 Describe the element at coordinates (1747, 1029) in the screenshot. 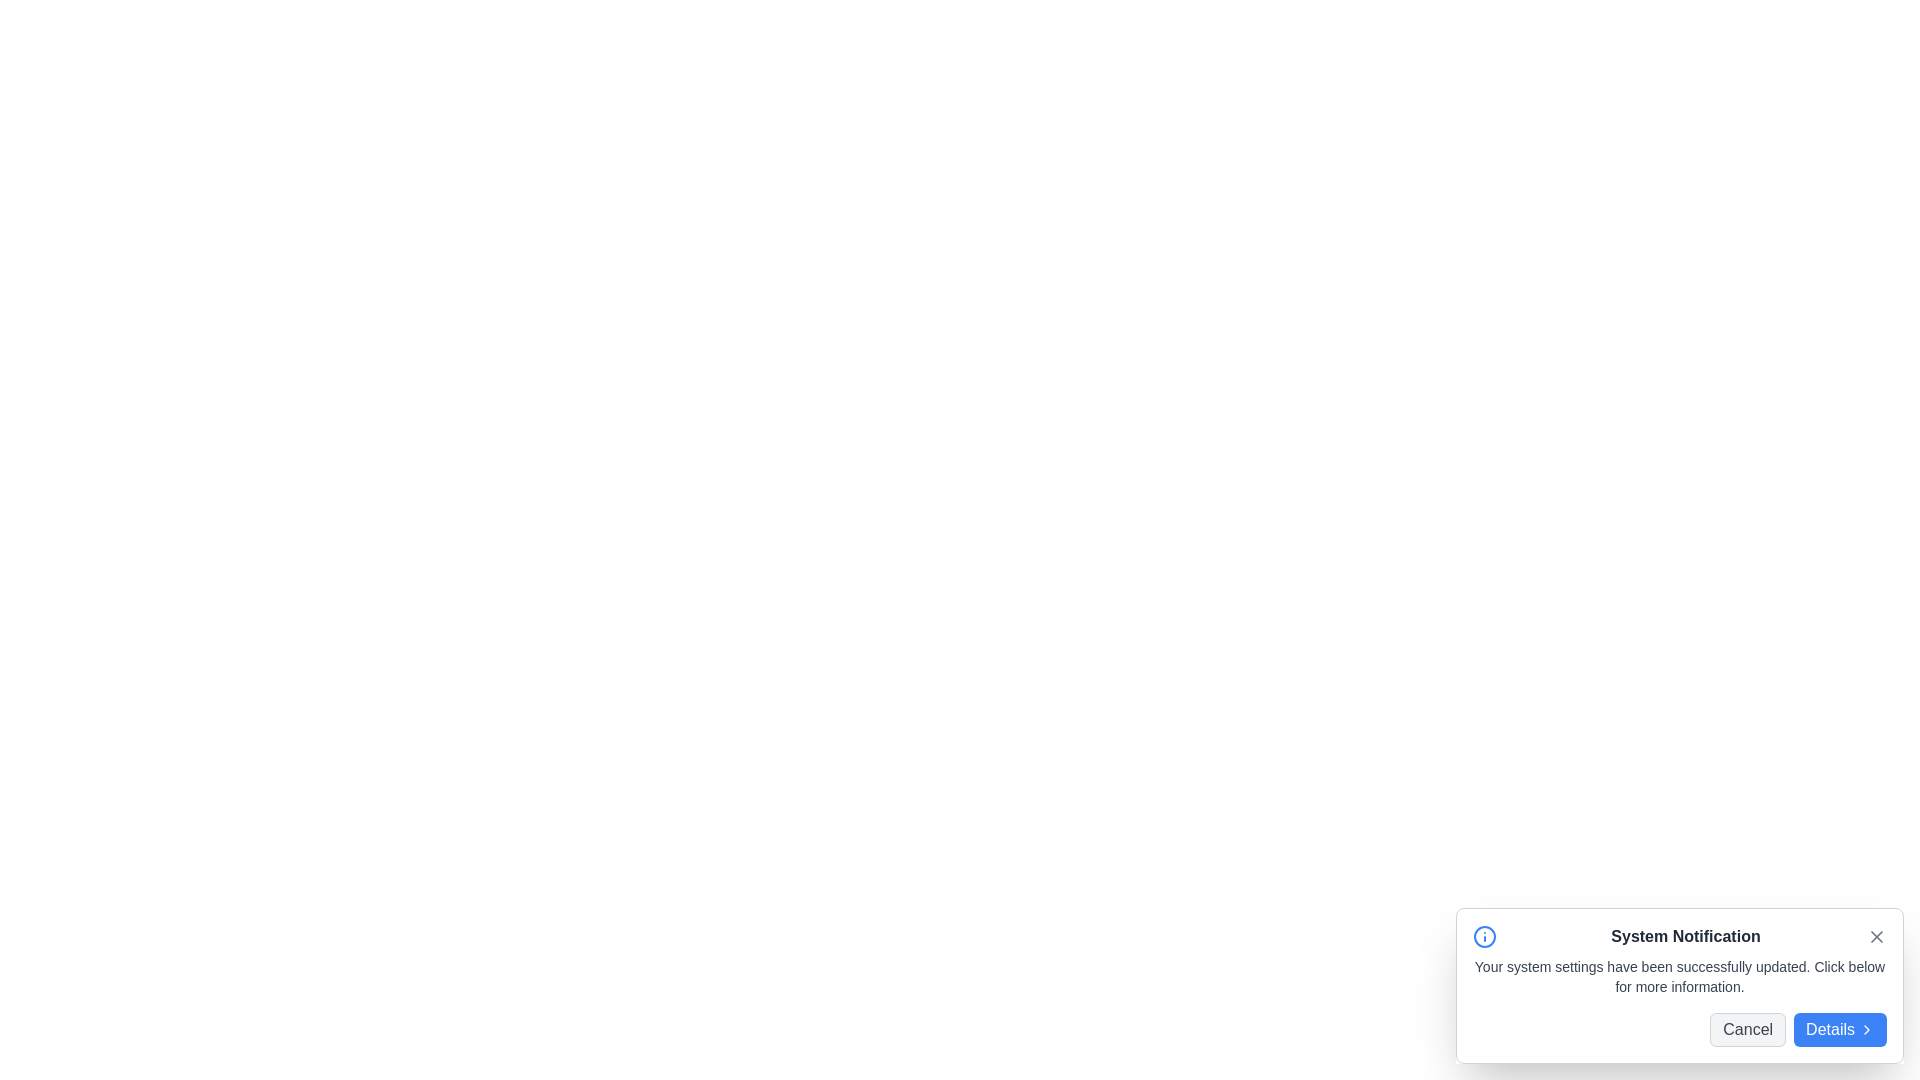

I see `the 'Cancel' button, which is a rectangular button with a light gray background and rounded corners located at the lower-right corner of the modal window` at that location.